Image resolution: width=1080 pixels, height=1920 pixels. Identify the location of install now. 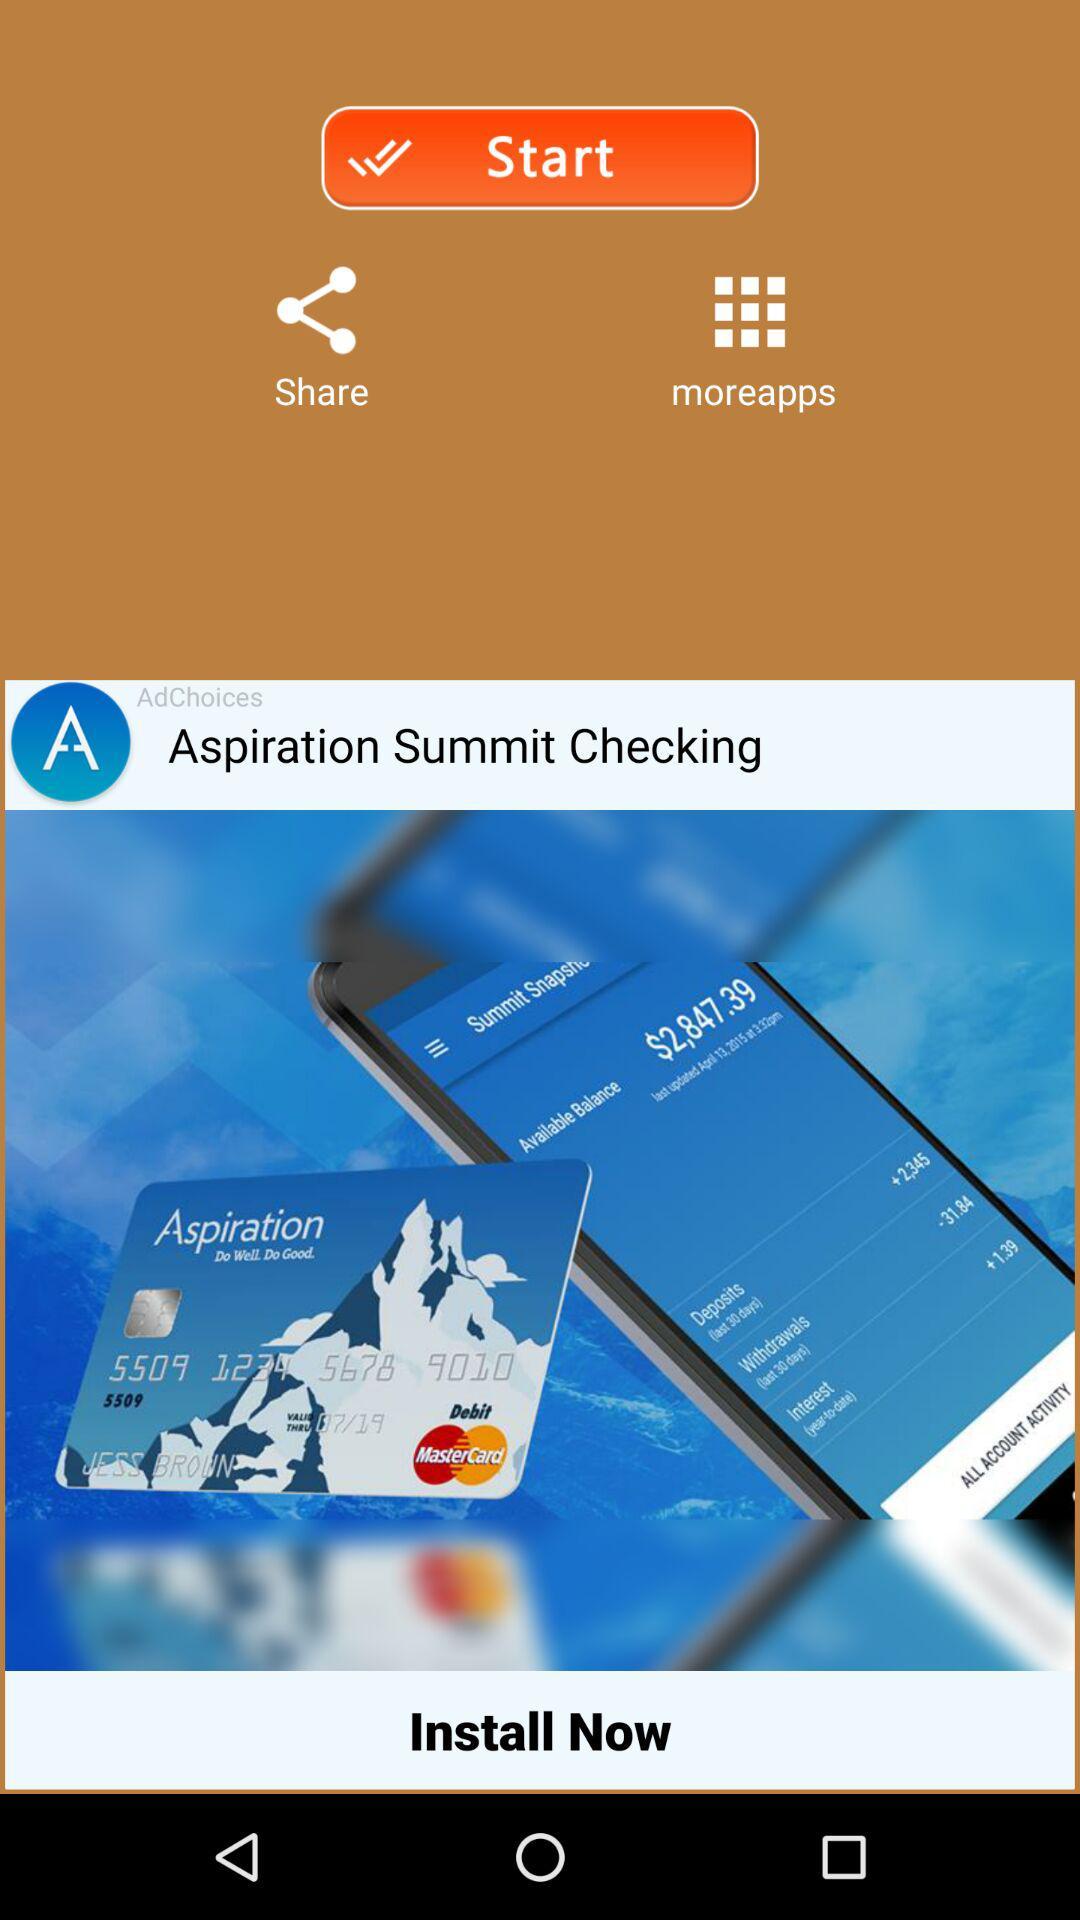
(540, 1729).